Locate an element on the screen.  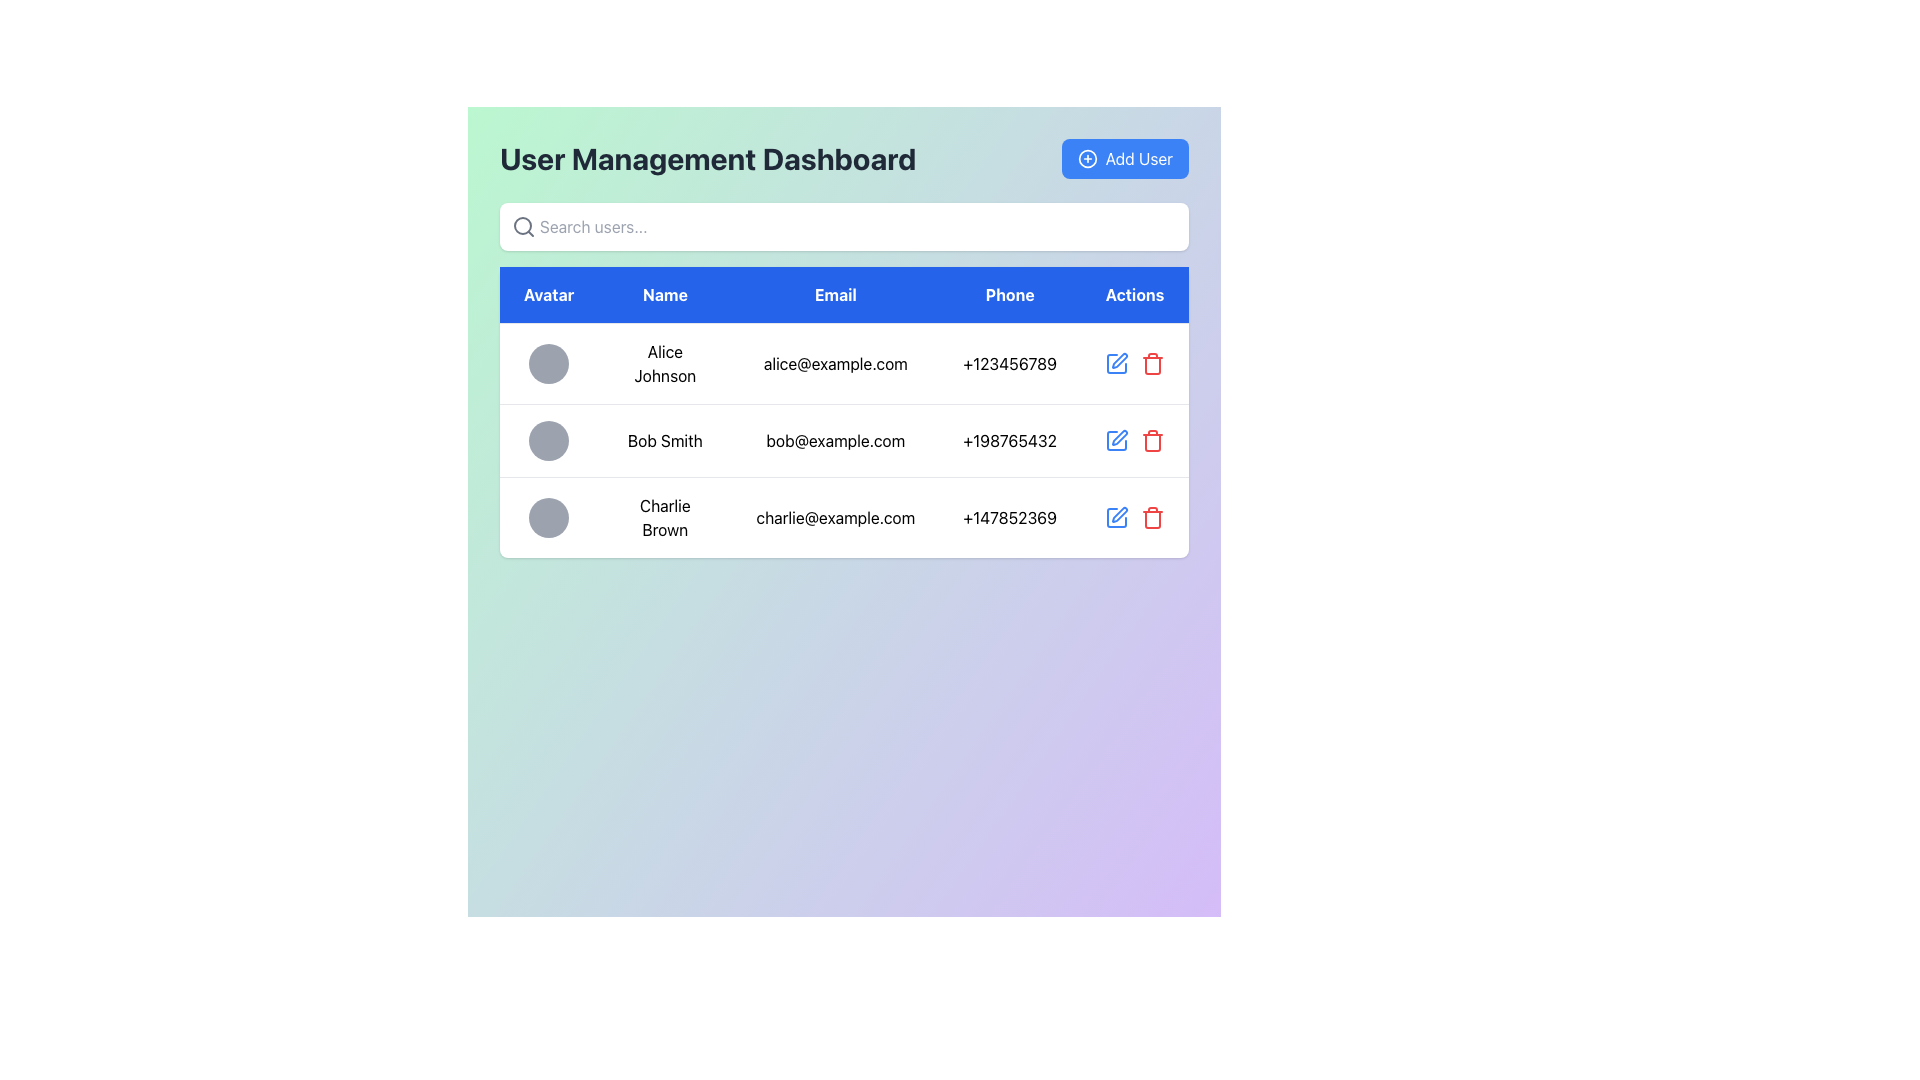
email address displayed in the third row of the table under the 'Email' column, located between 'Charlie Brown' and '+147852369' is located at coordinates (835, 516).